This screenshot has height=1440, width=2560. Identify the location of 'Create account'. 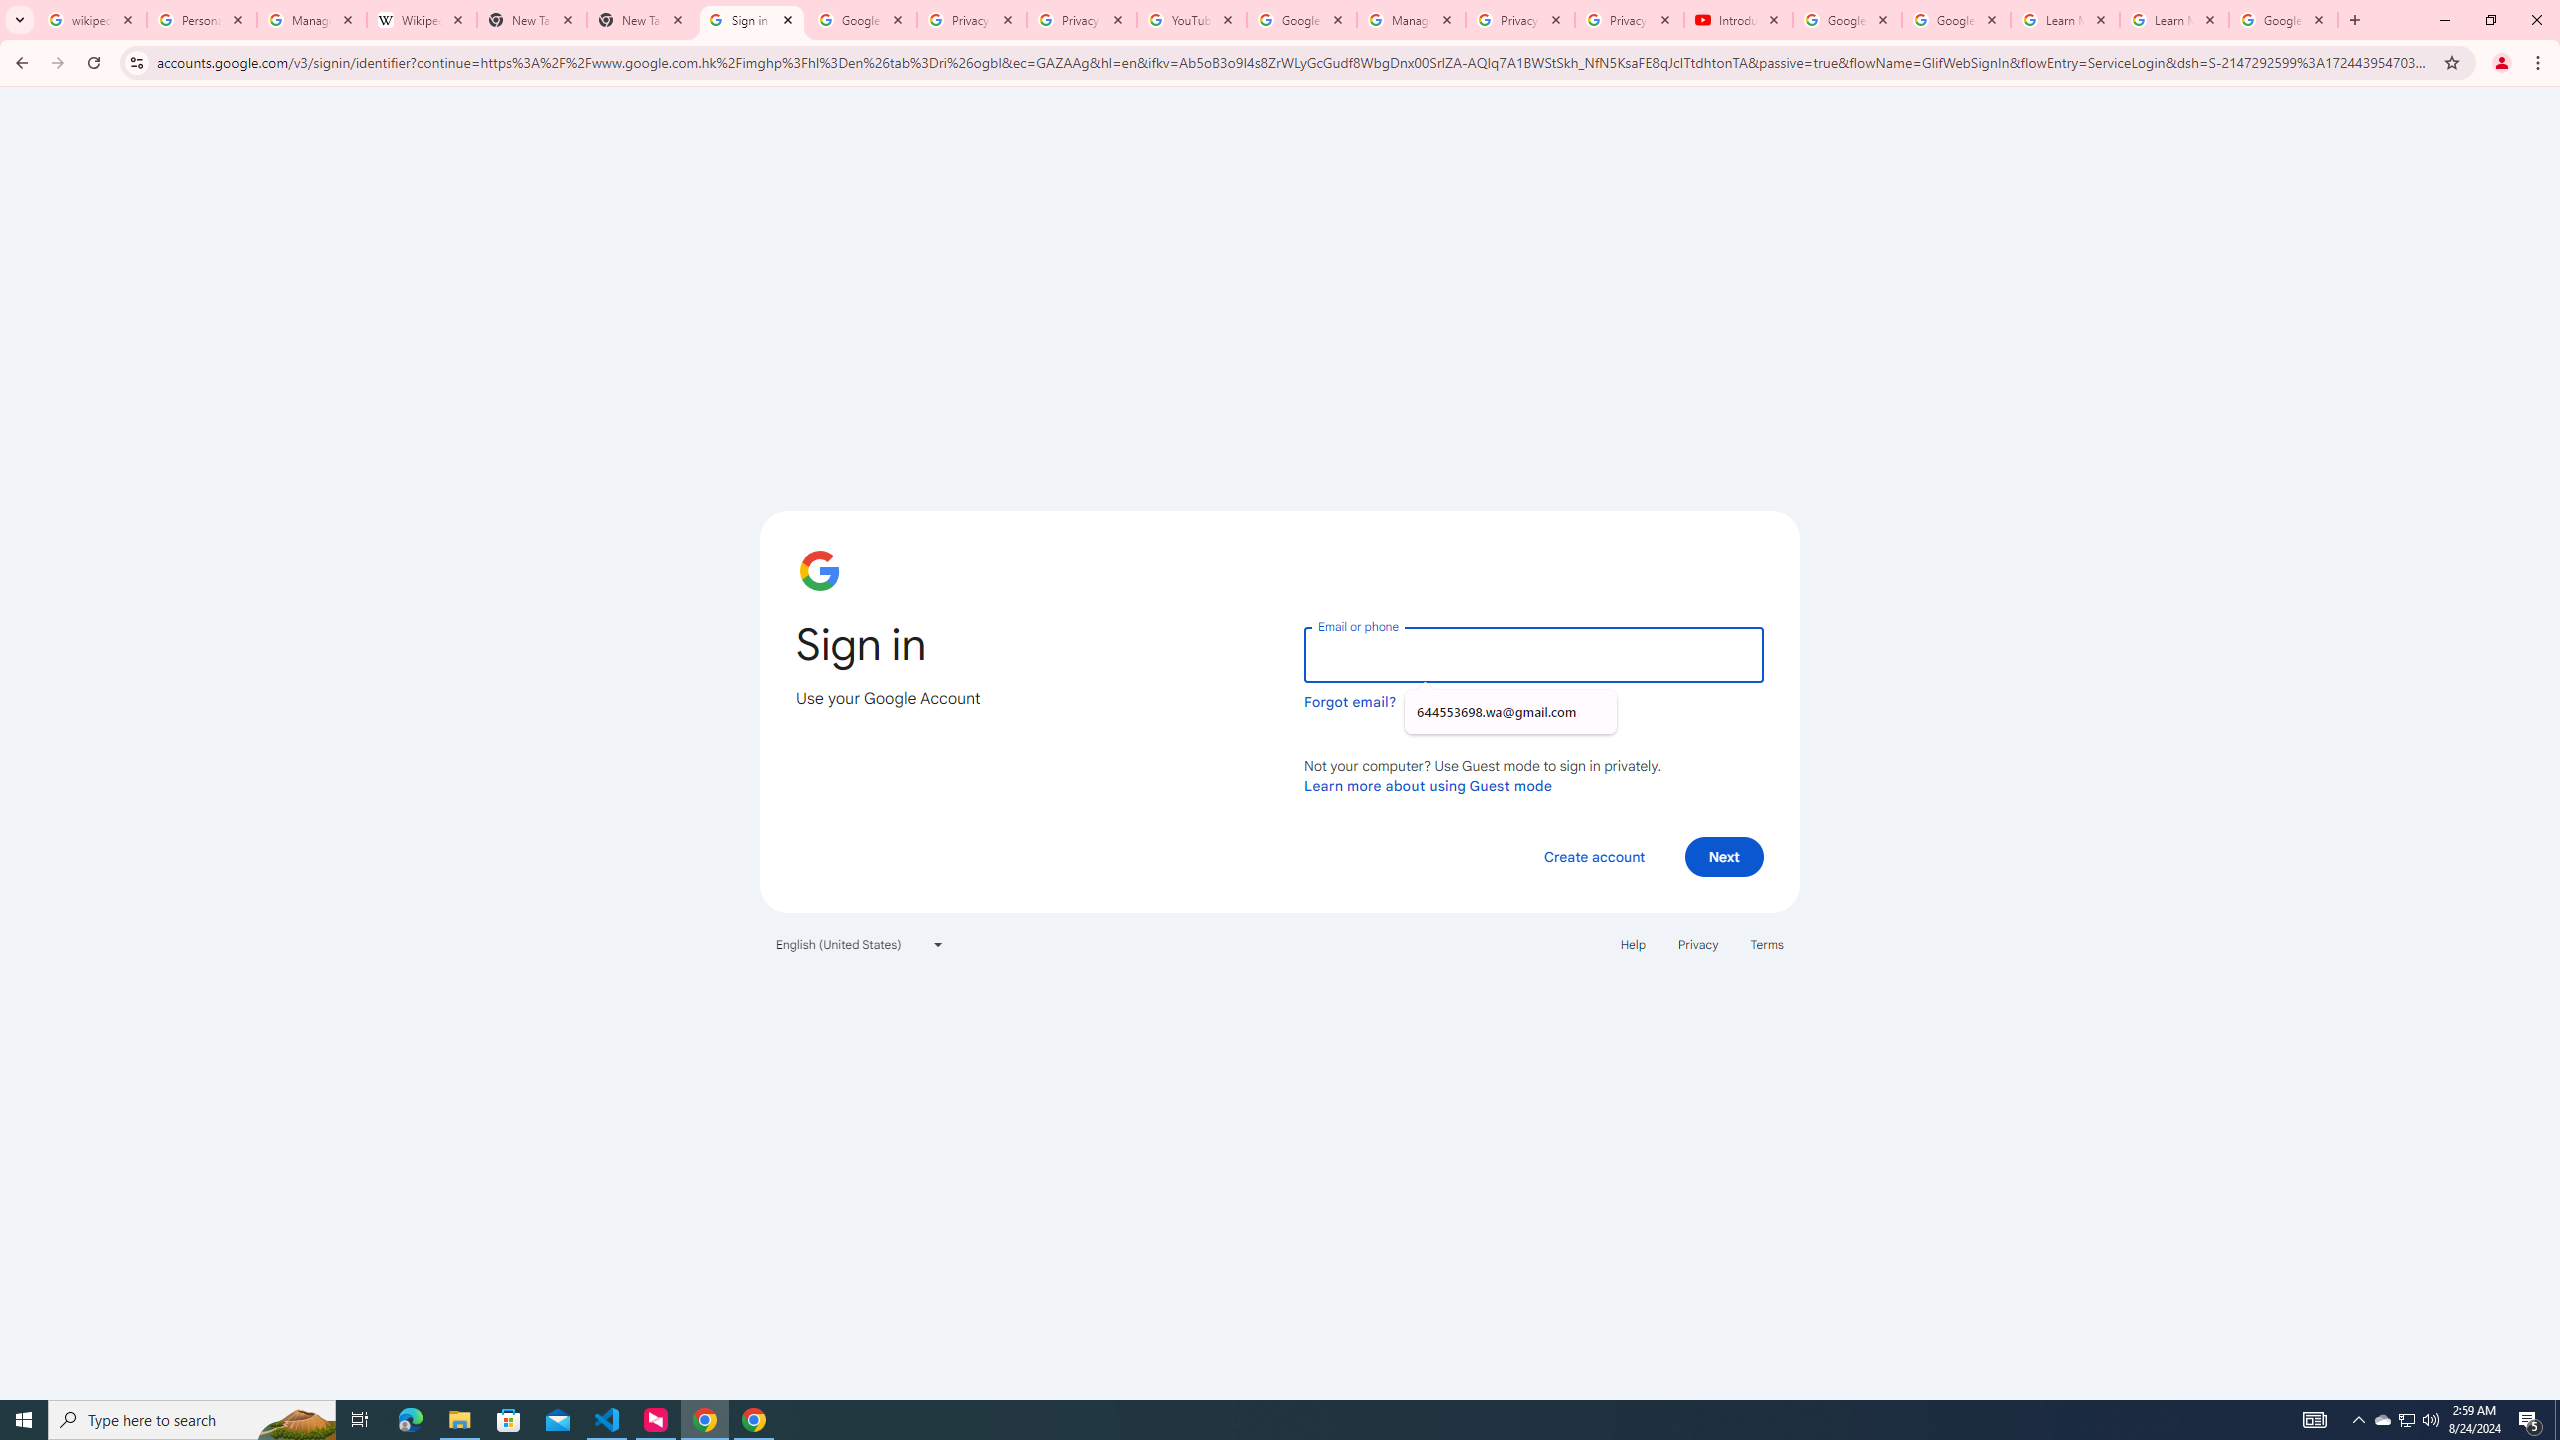
(1593, 855).